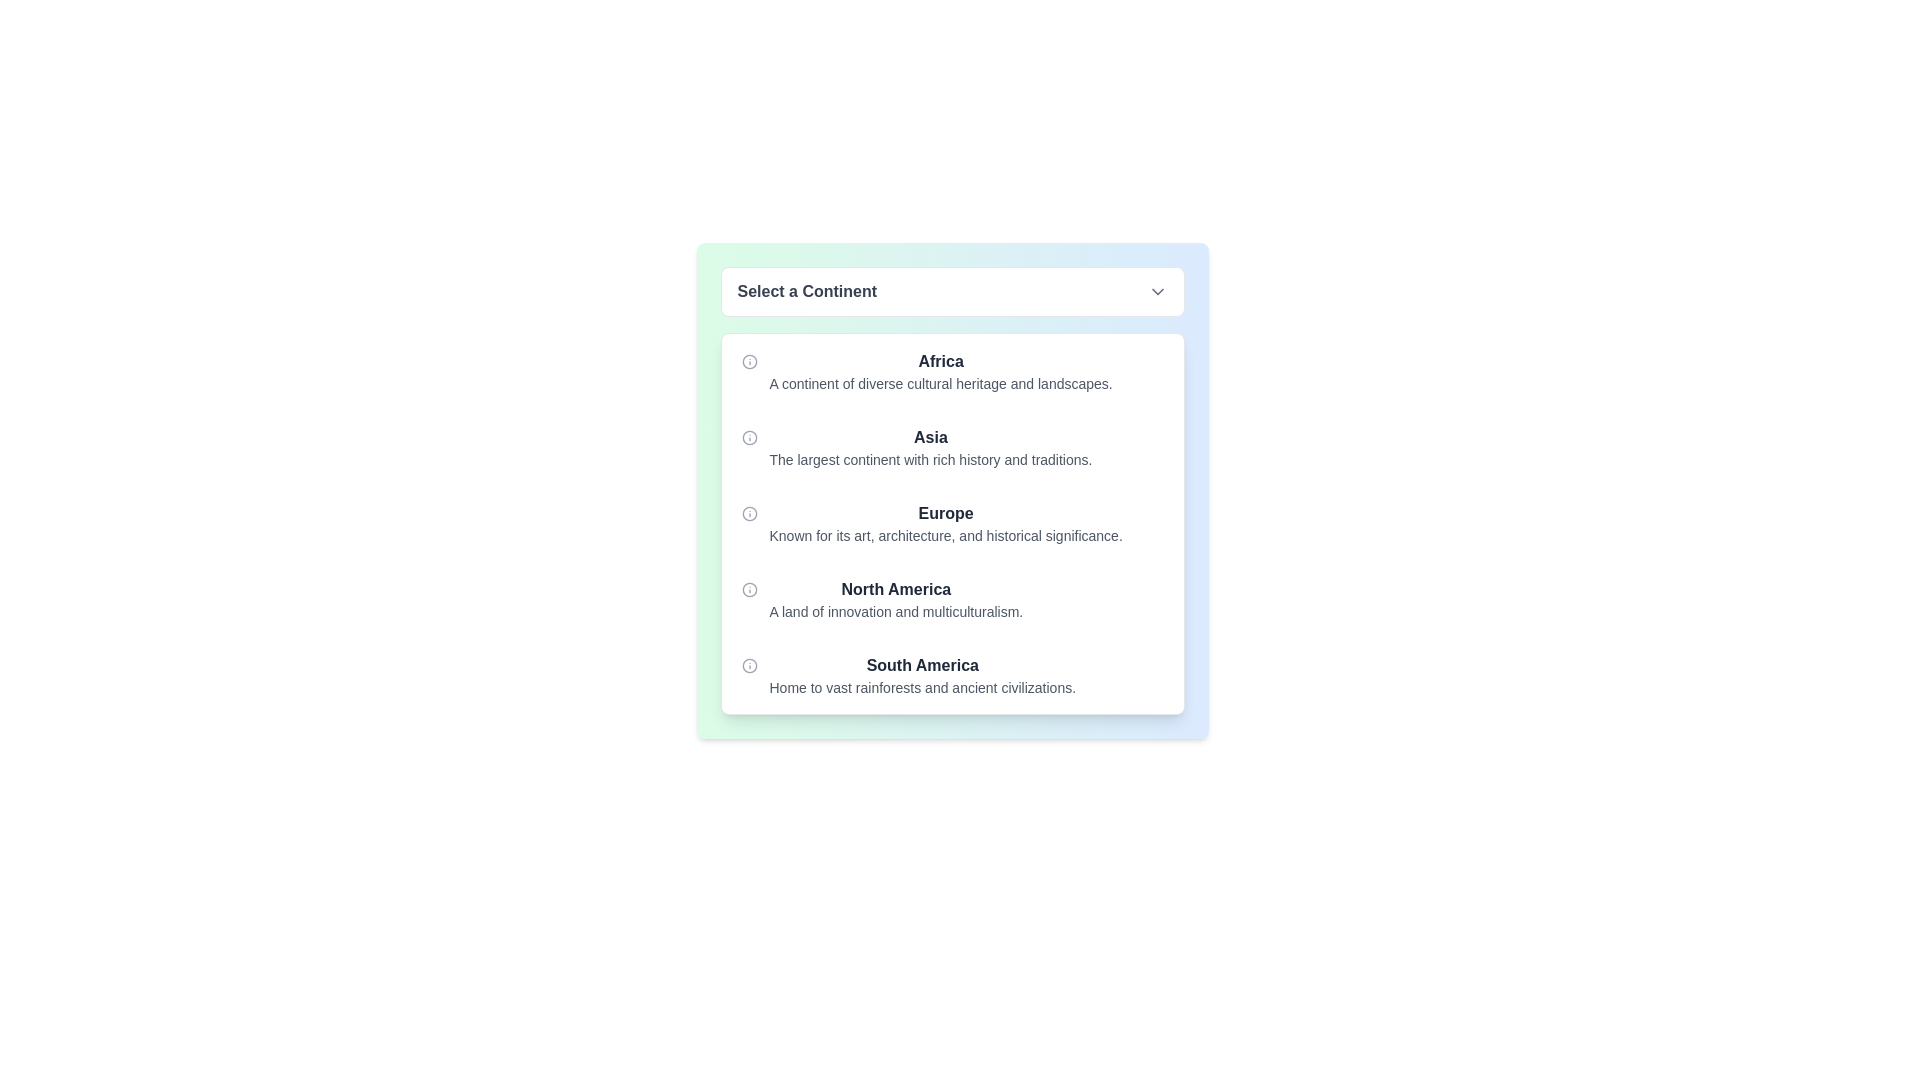  I want to click on the region associated with the bold text label displaying 'Asia', which is prominently centered and positioned as the first line within its section, so click(930, 437).